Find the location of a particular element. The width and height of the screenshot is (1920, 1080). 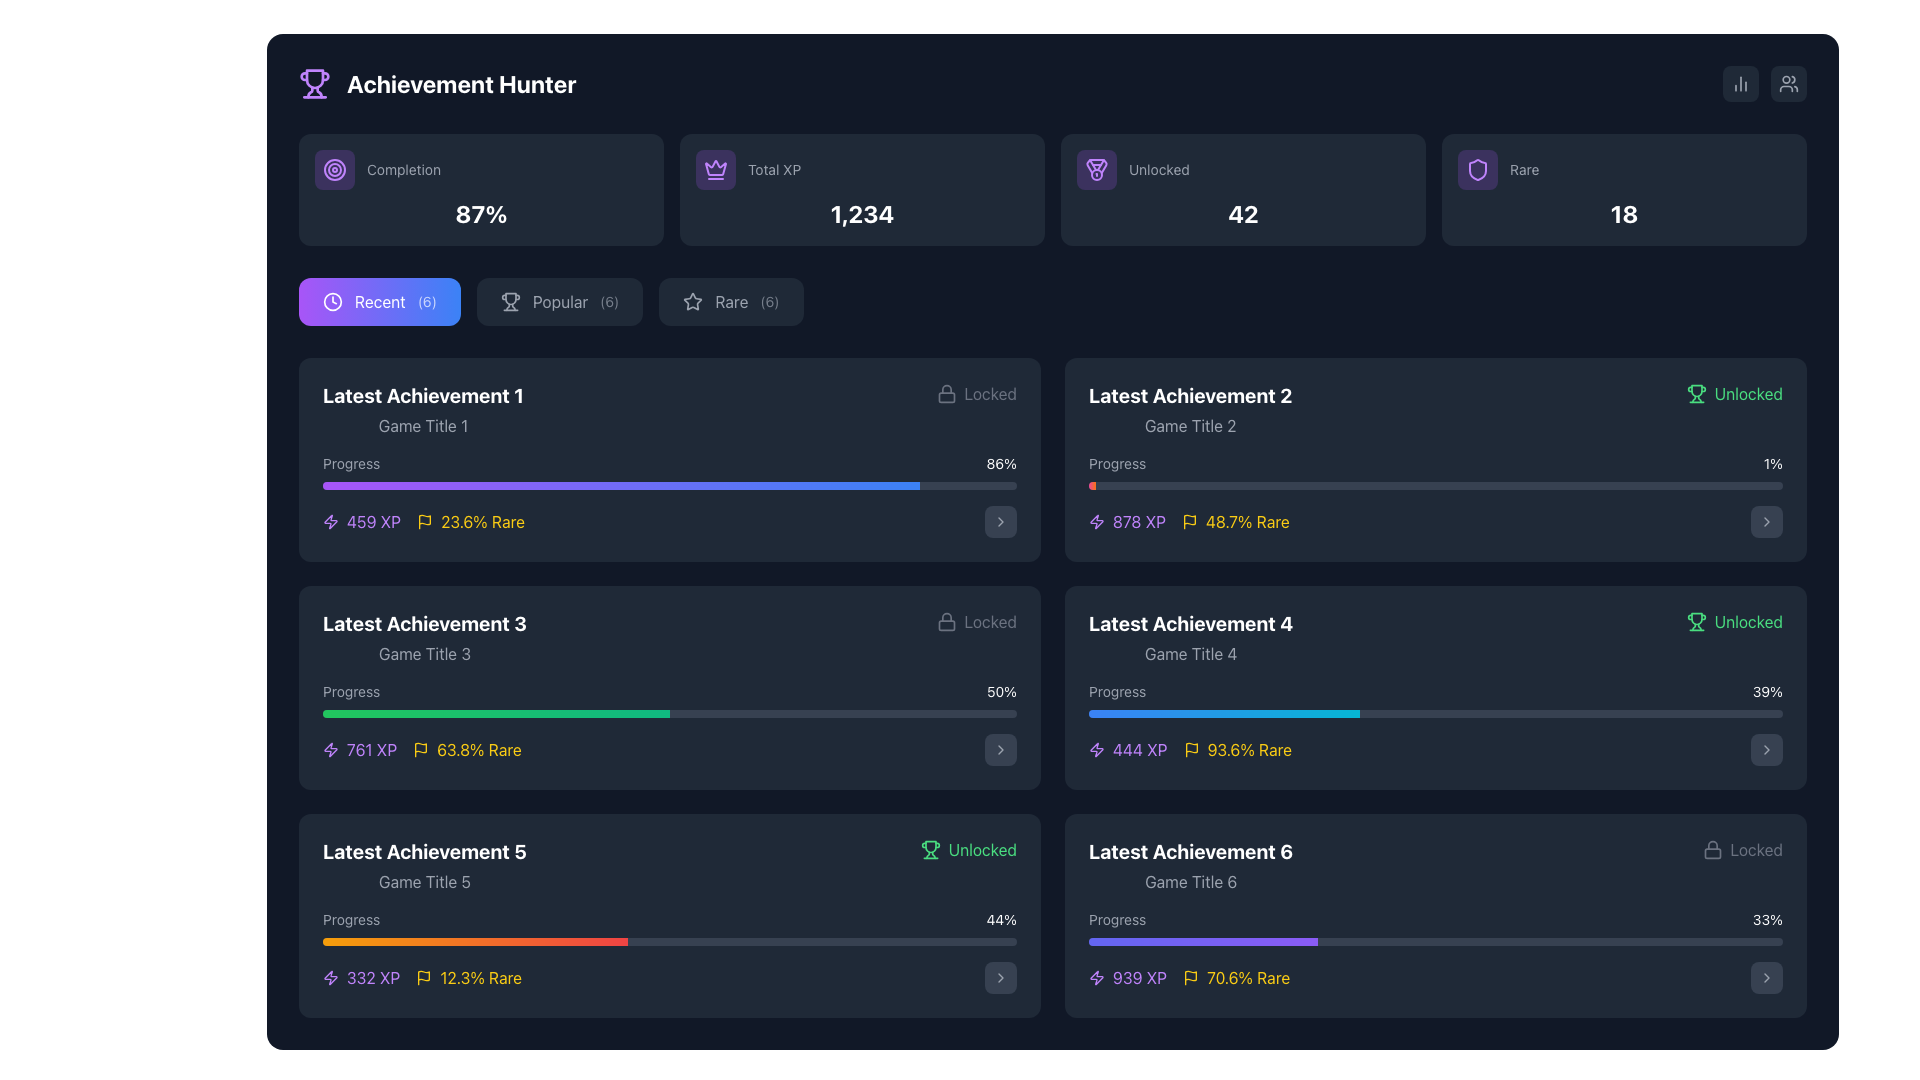

the upper part of the flag-shaped SVG icon representing a milestone in the 'Latest Achievement 4' card is located at coordinates (1191, 748).